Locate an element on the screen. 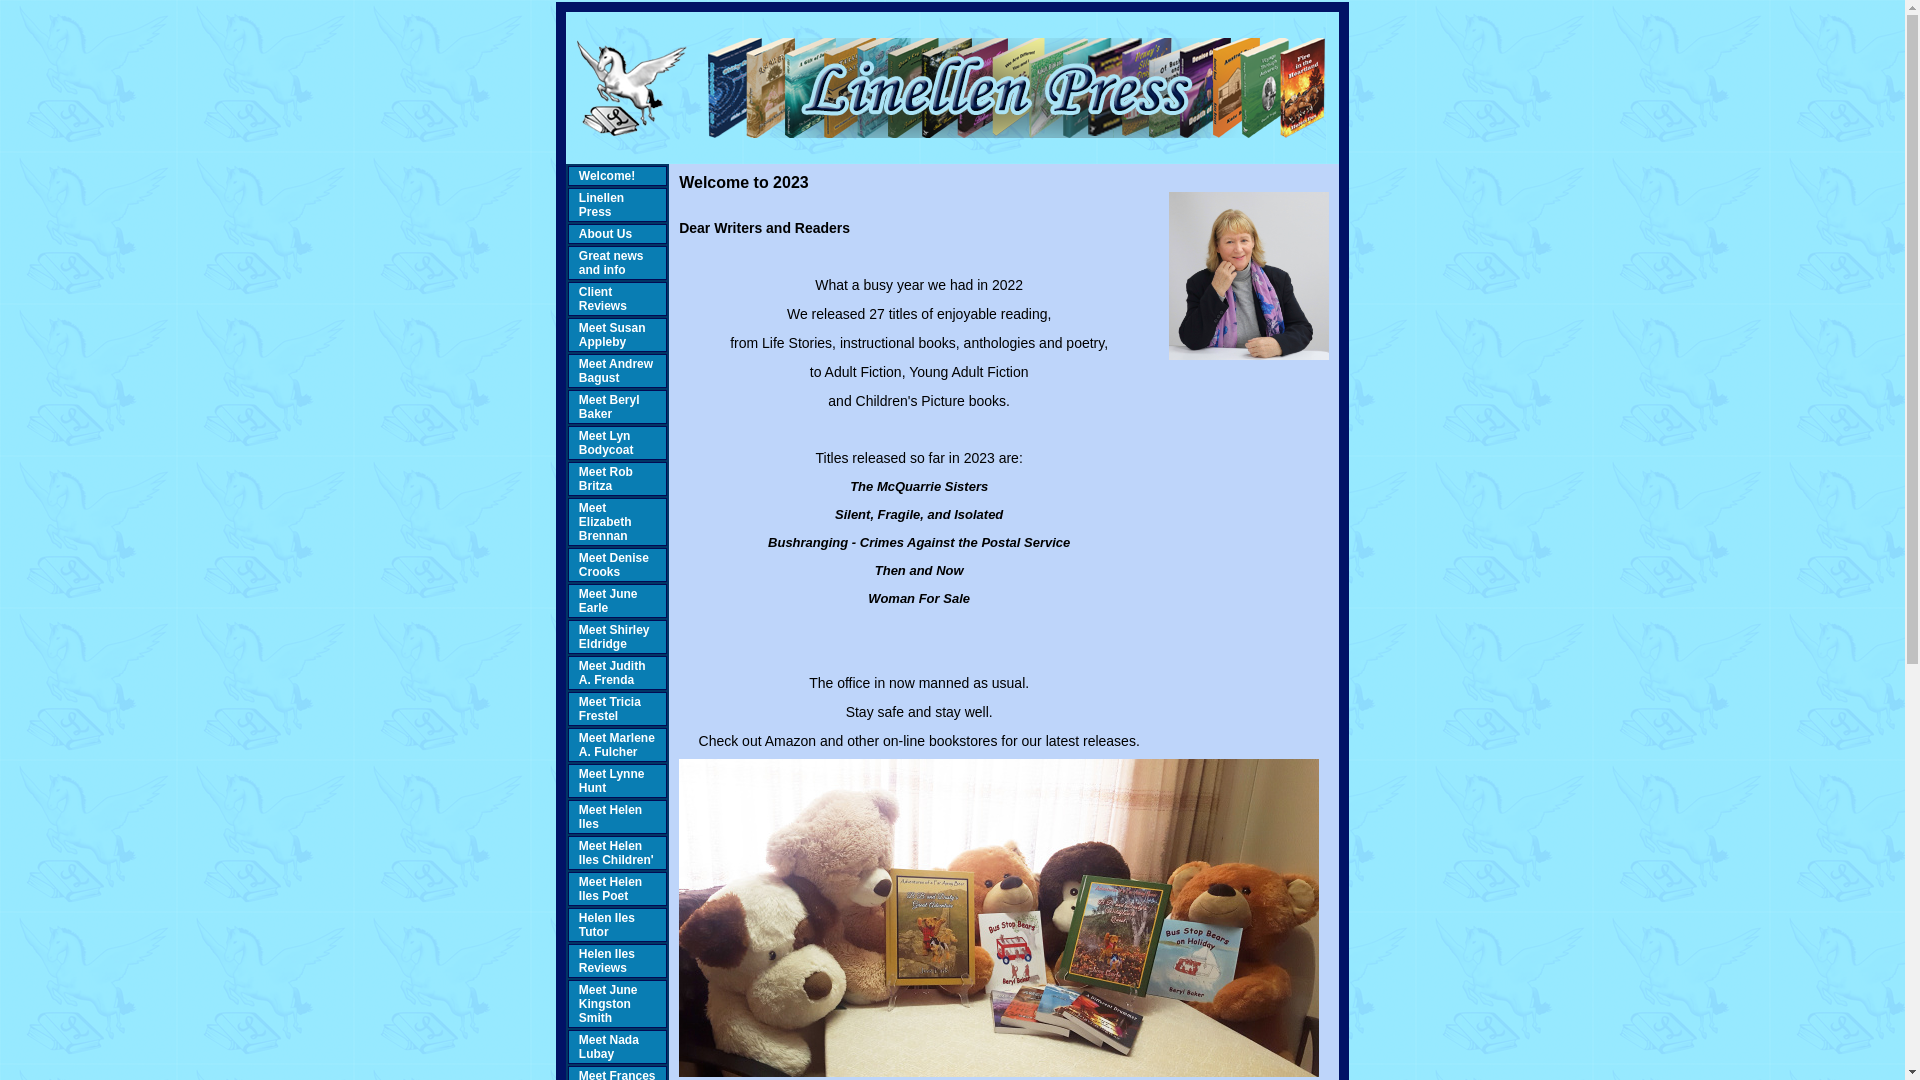 Image resolution: width=1920 pixels, height=1080 pixels. 'Meet Elizabeth Brennan' is located at coordinates (604, 520).